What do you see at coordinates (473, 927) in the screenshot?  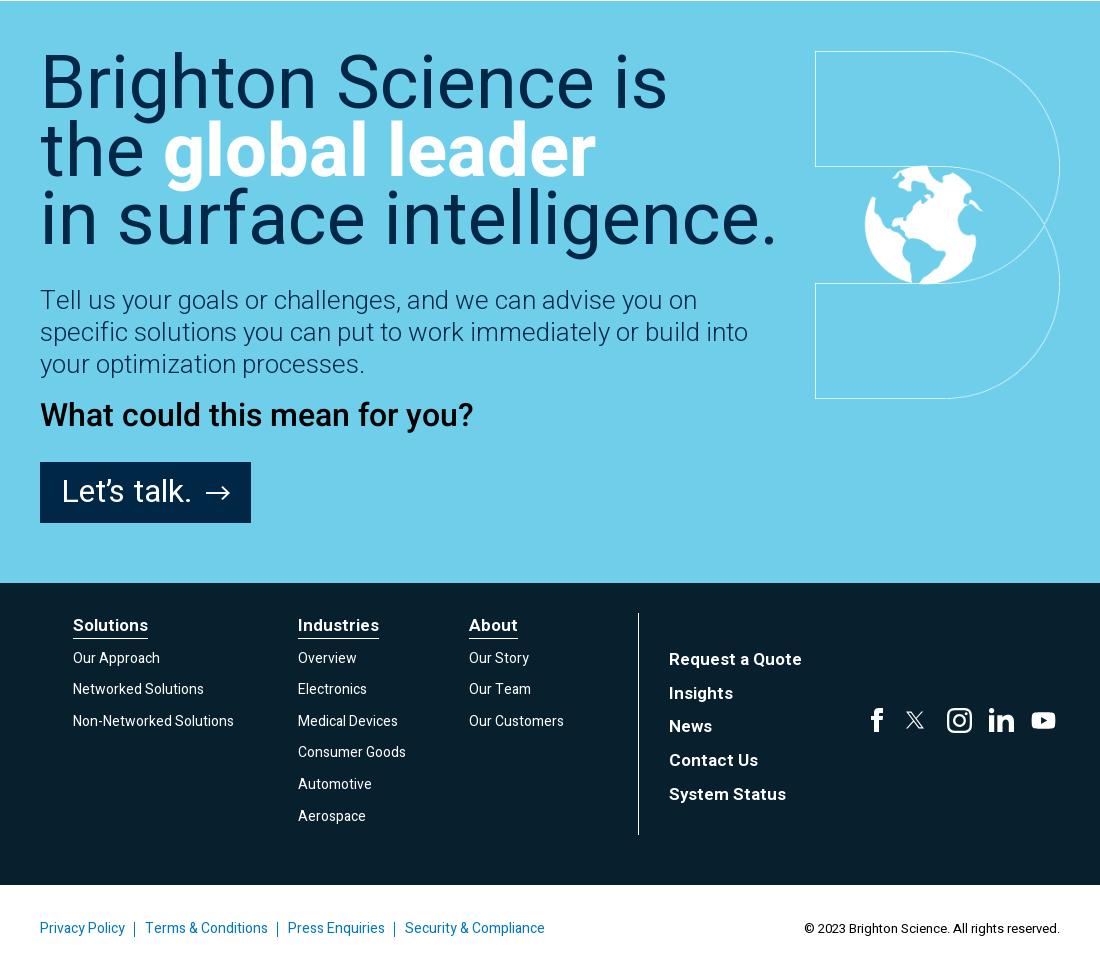 I see `'Security & Compliance'` at bounding box center [473, 927].